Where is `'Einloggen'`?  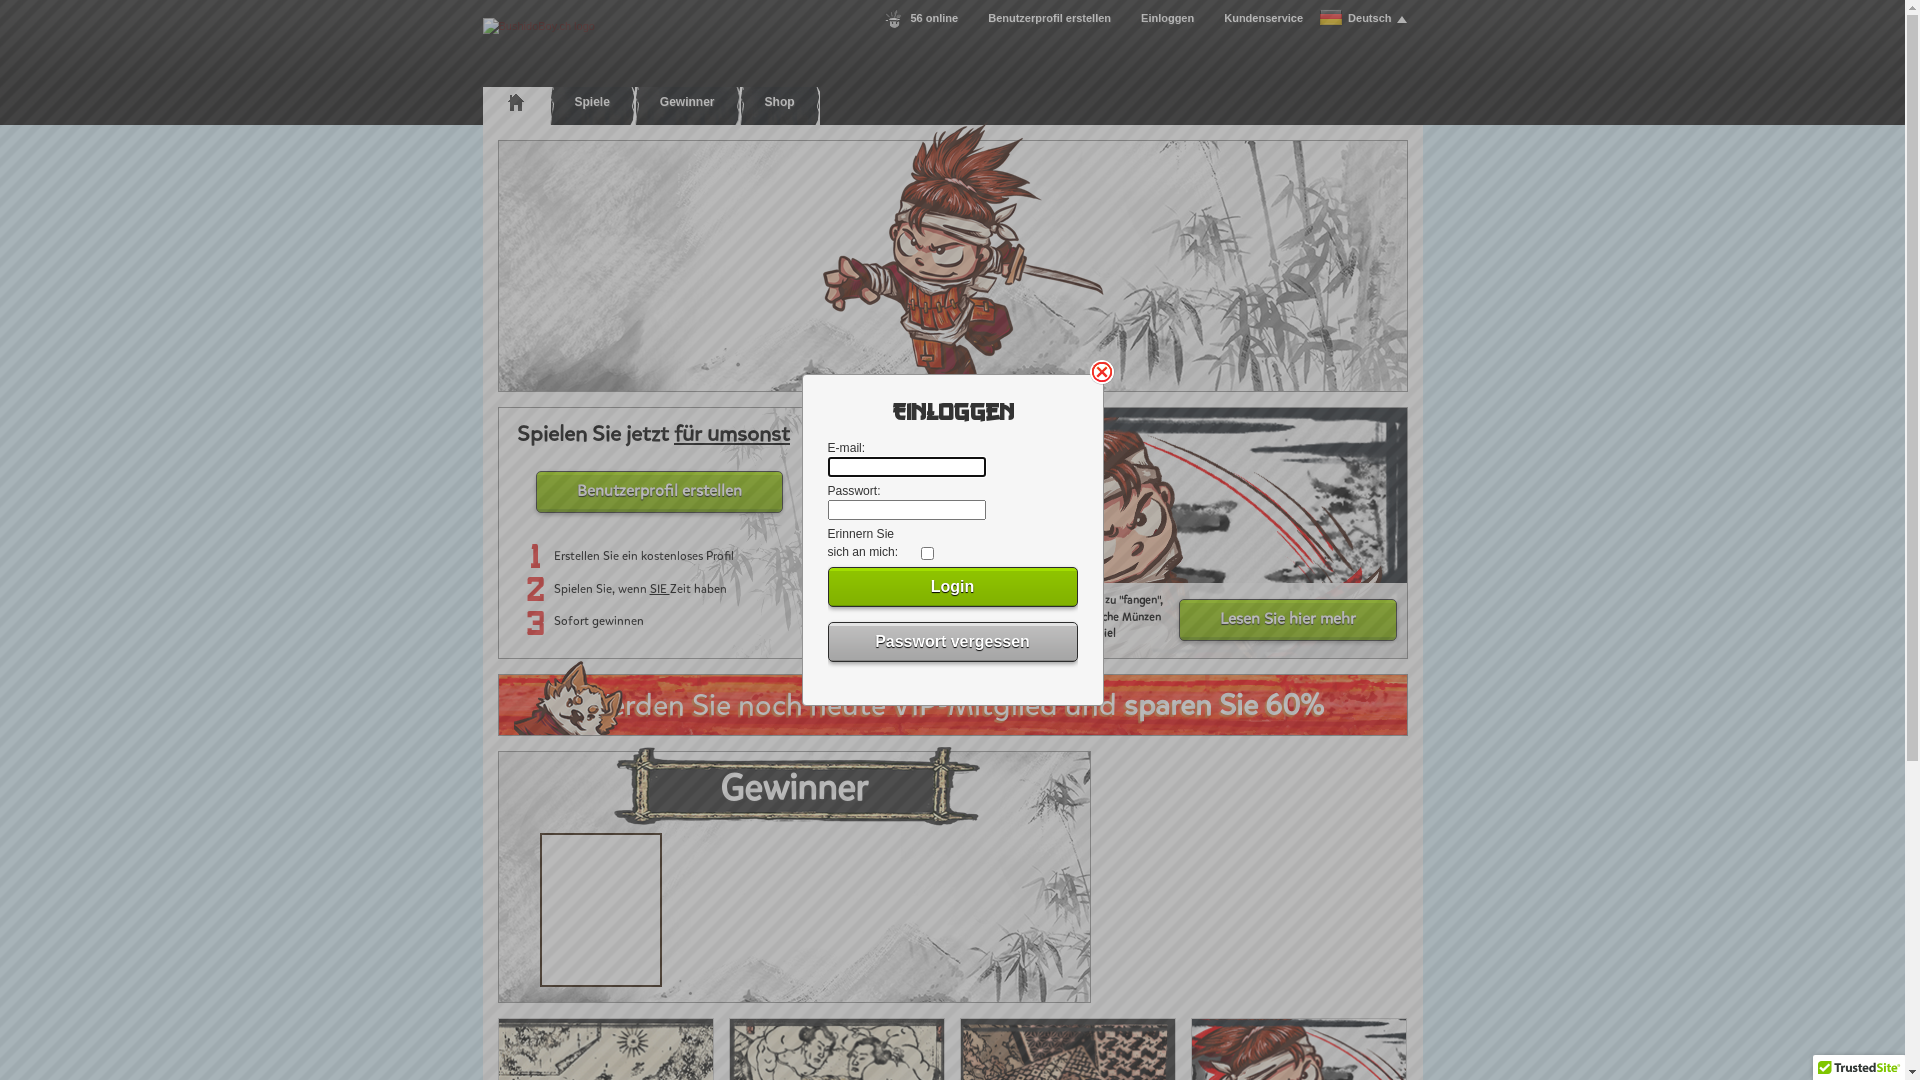 'Einloggen' is located at coordinates (1167, 18).